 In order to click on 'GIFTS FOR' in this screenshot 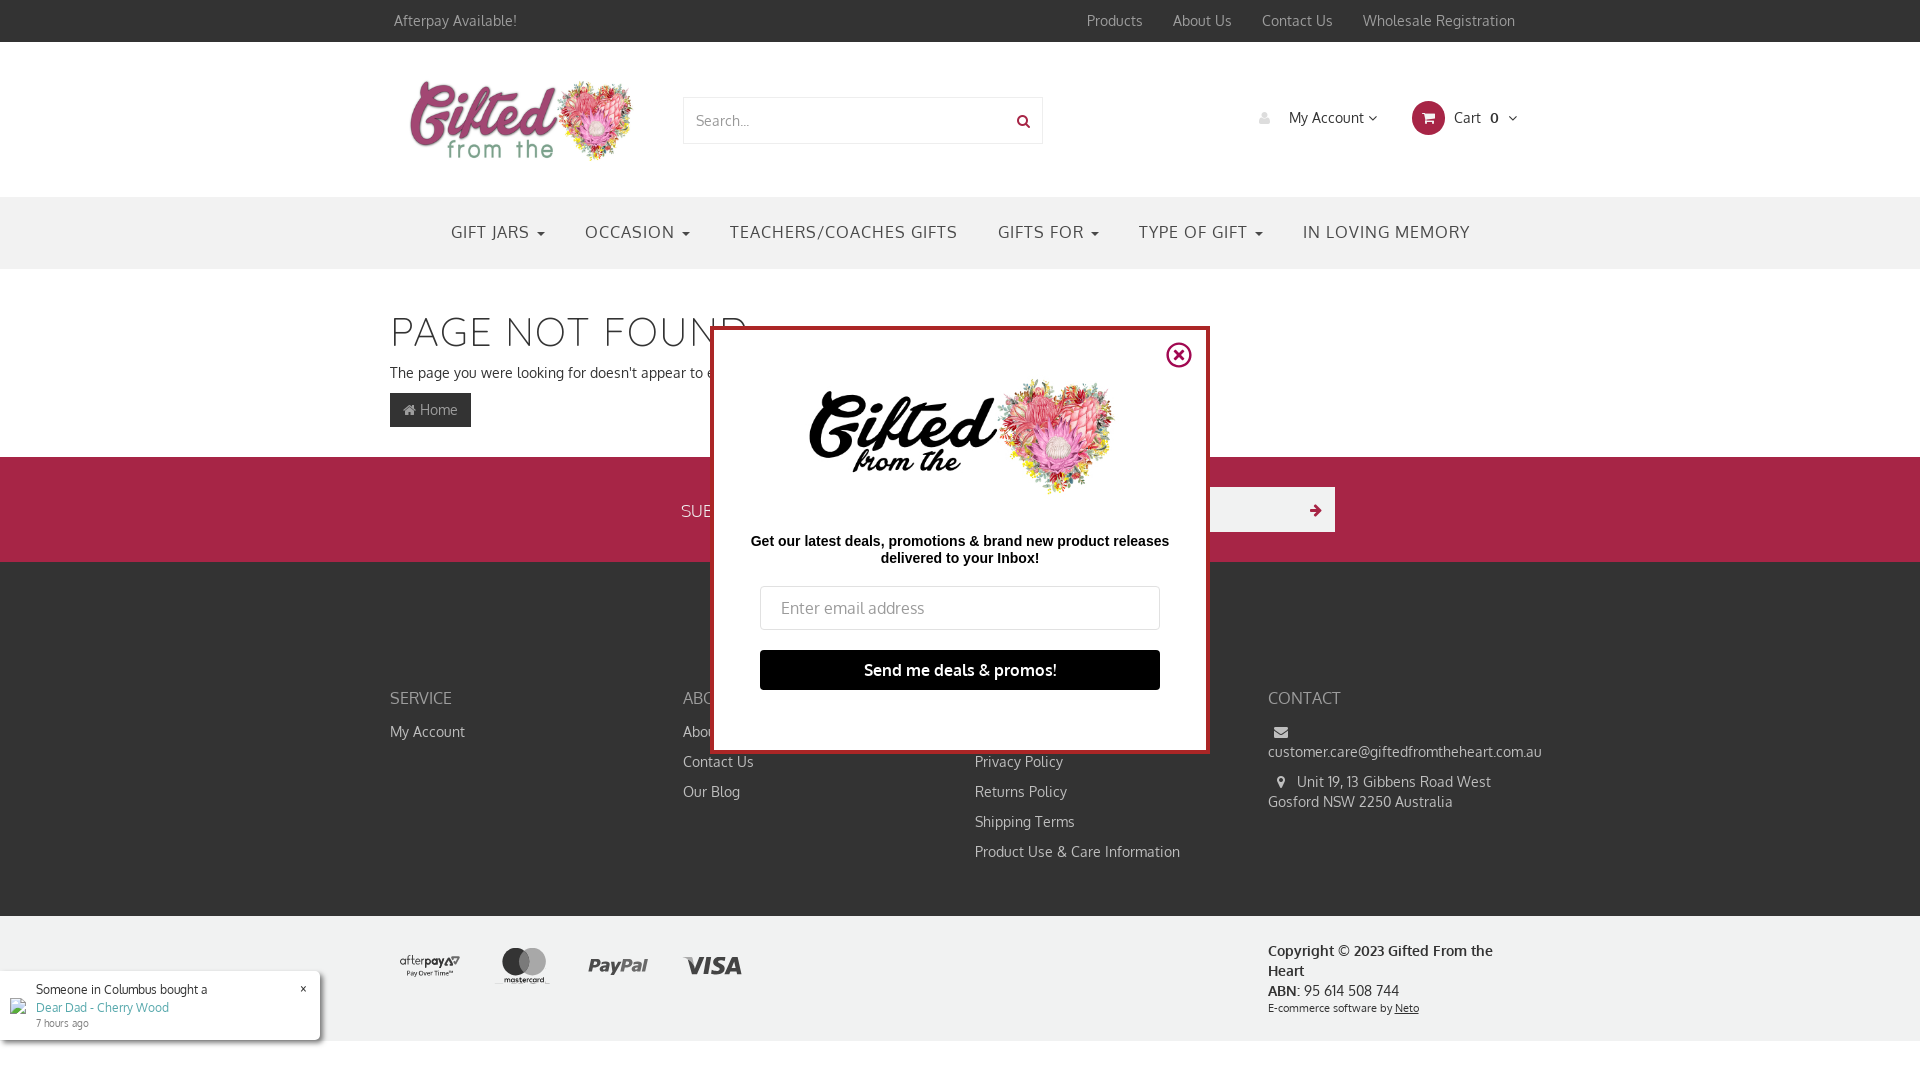, I will do `click(1047, 231)`.